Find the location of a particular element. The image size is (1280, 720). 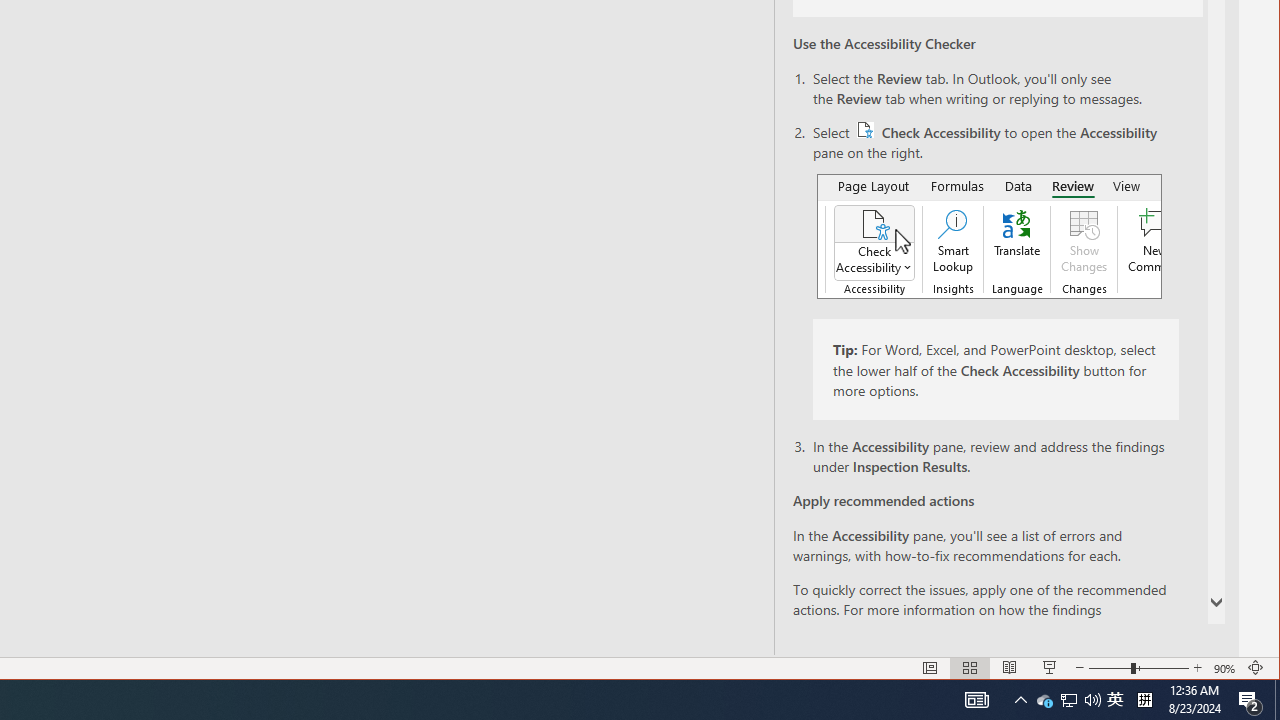

'Zoom 90%' is located at coordinates (1250, 698).